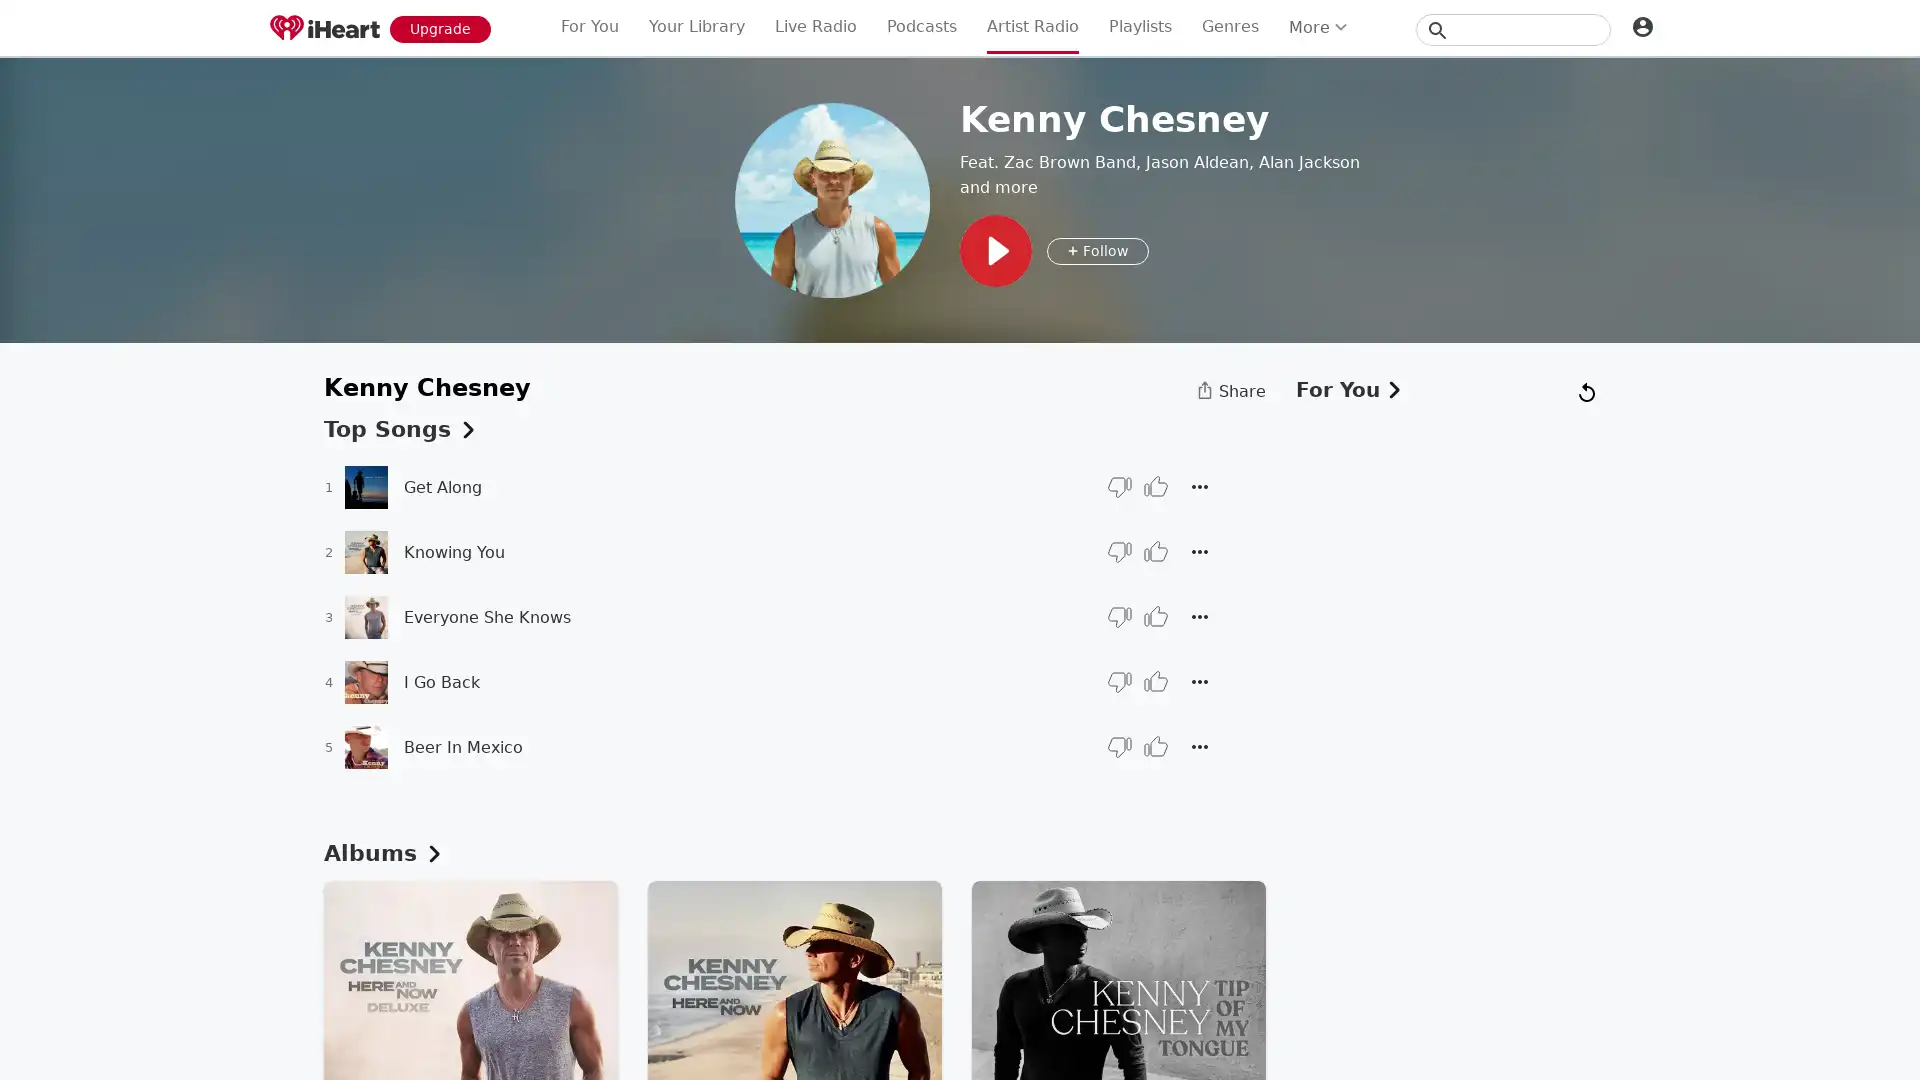 This screenshot has width=1920, height=1080. I want to click on Play, so click(365, 551).